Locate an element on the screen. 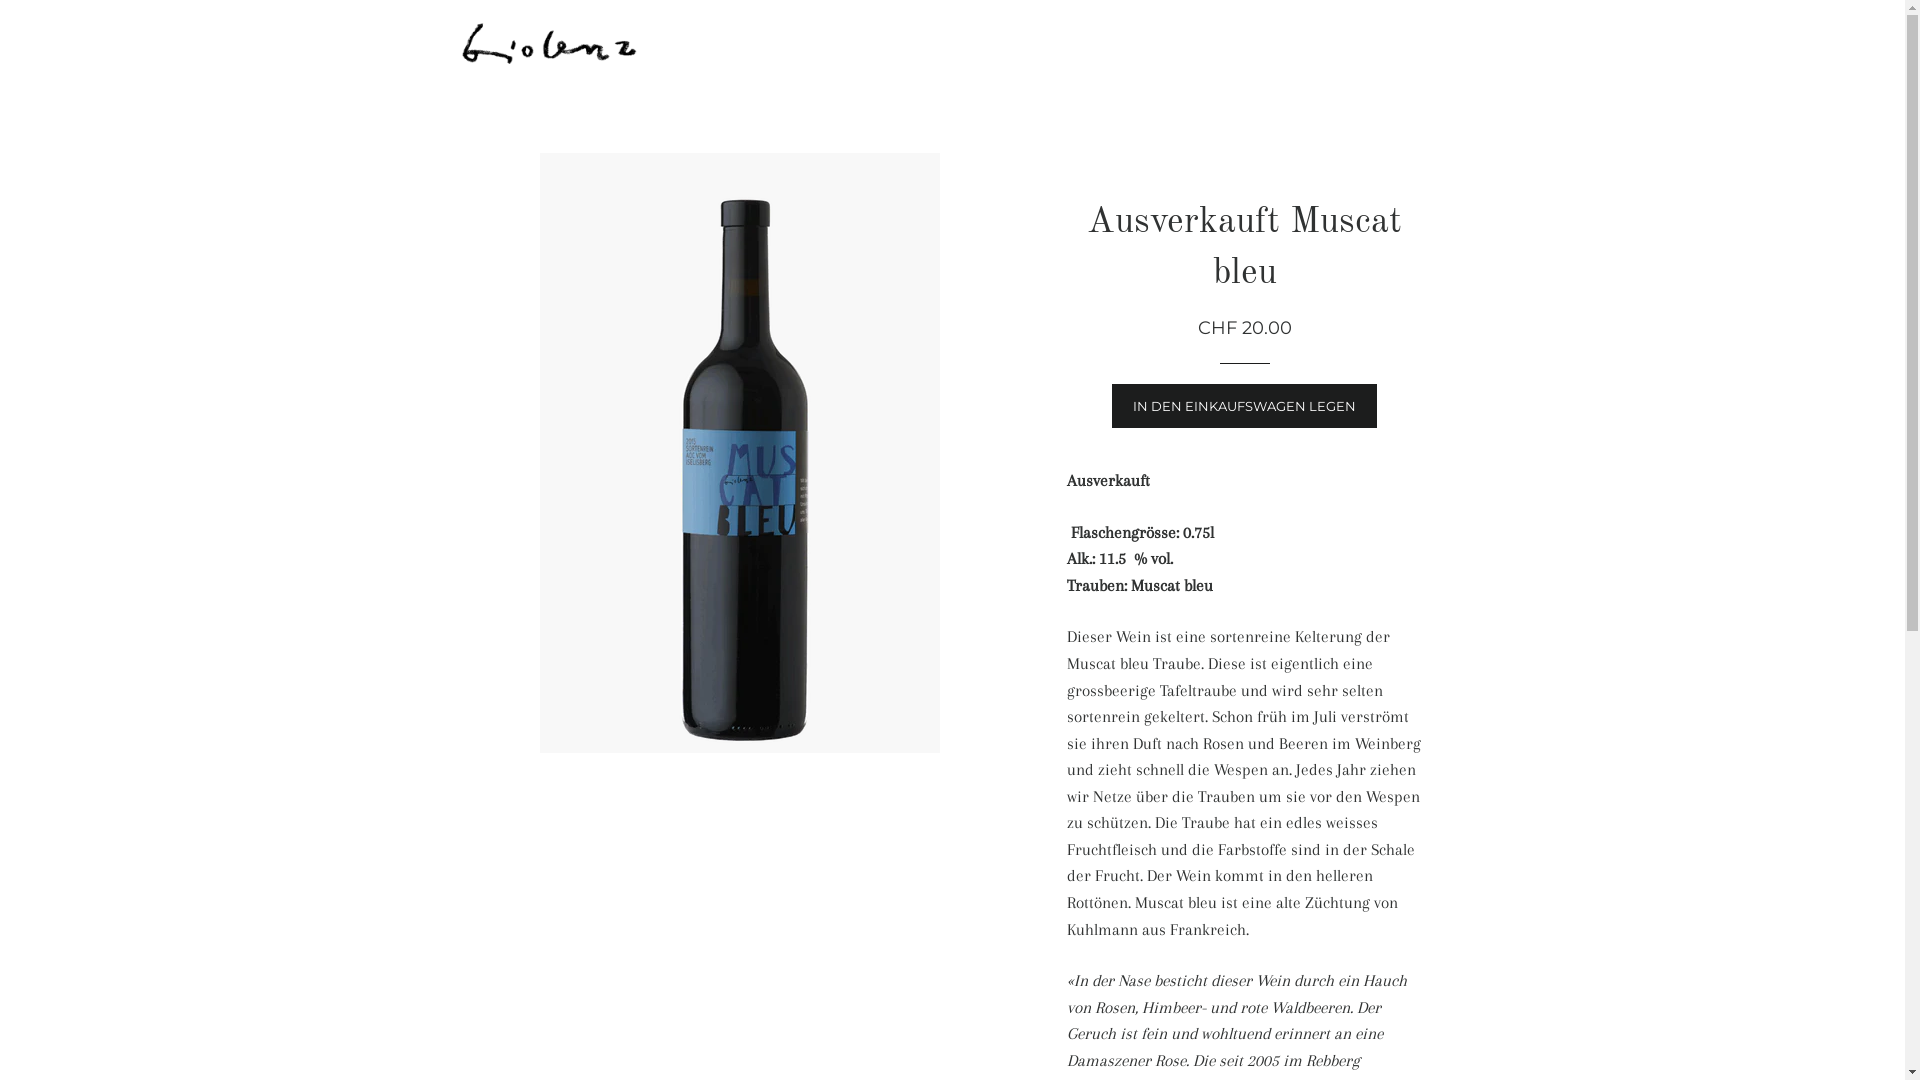 The height and width of the screenshot is (1080, 1920). 'IN DEN EINKAUFSWAGEN LEGEN' is located at coordinates (1243, 405).